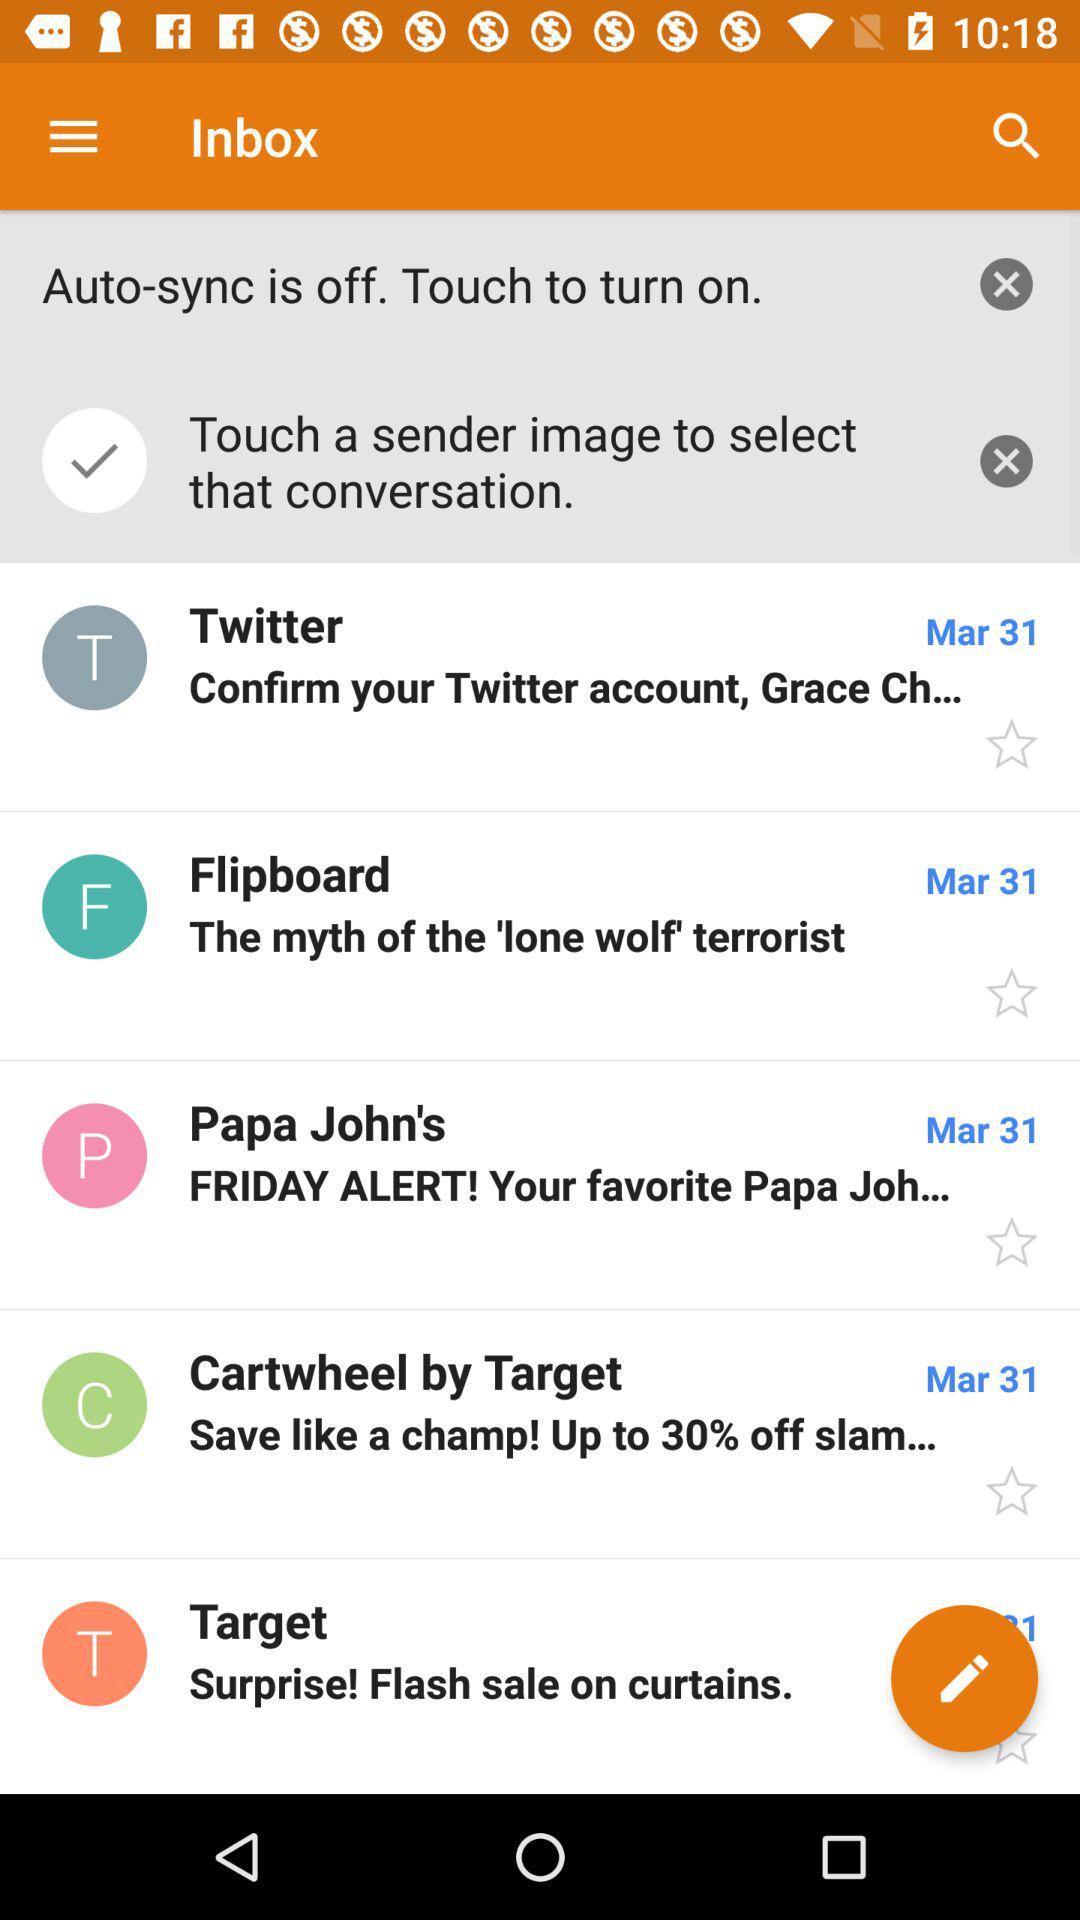 This screenshot has height=1920, width=1080. Describe the element at coordinates (72, 135) in the screenshot. I see `icon above the auto sync is` at that location.